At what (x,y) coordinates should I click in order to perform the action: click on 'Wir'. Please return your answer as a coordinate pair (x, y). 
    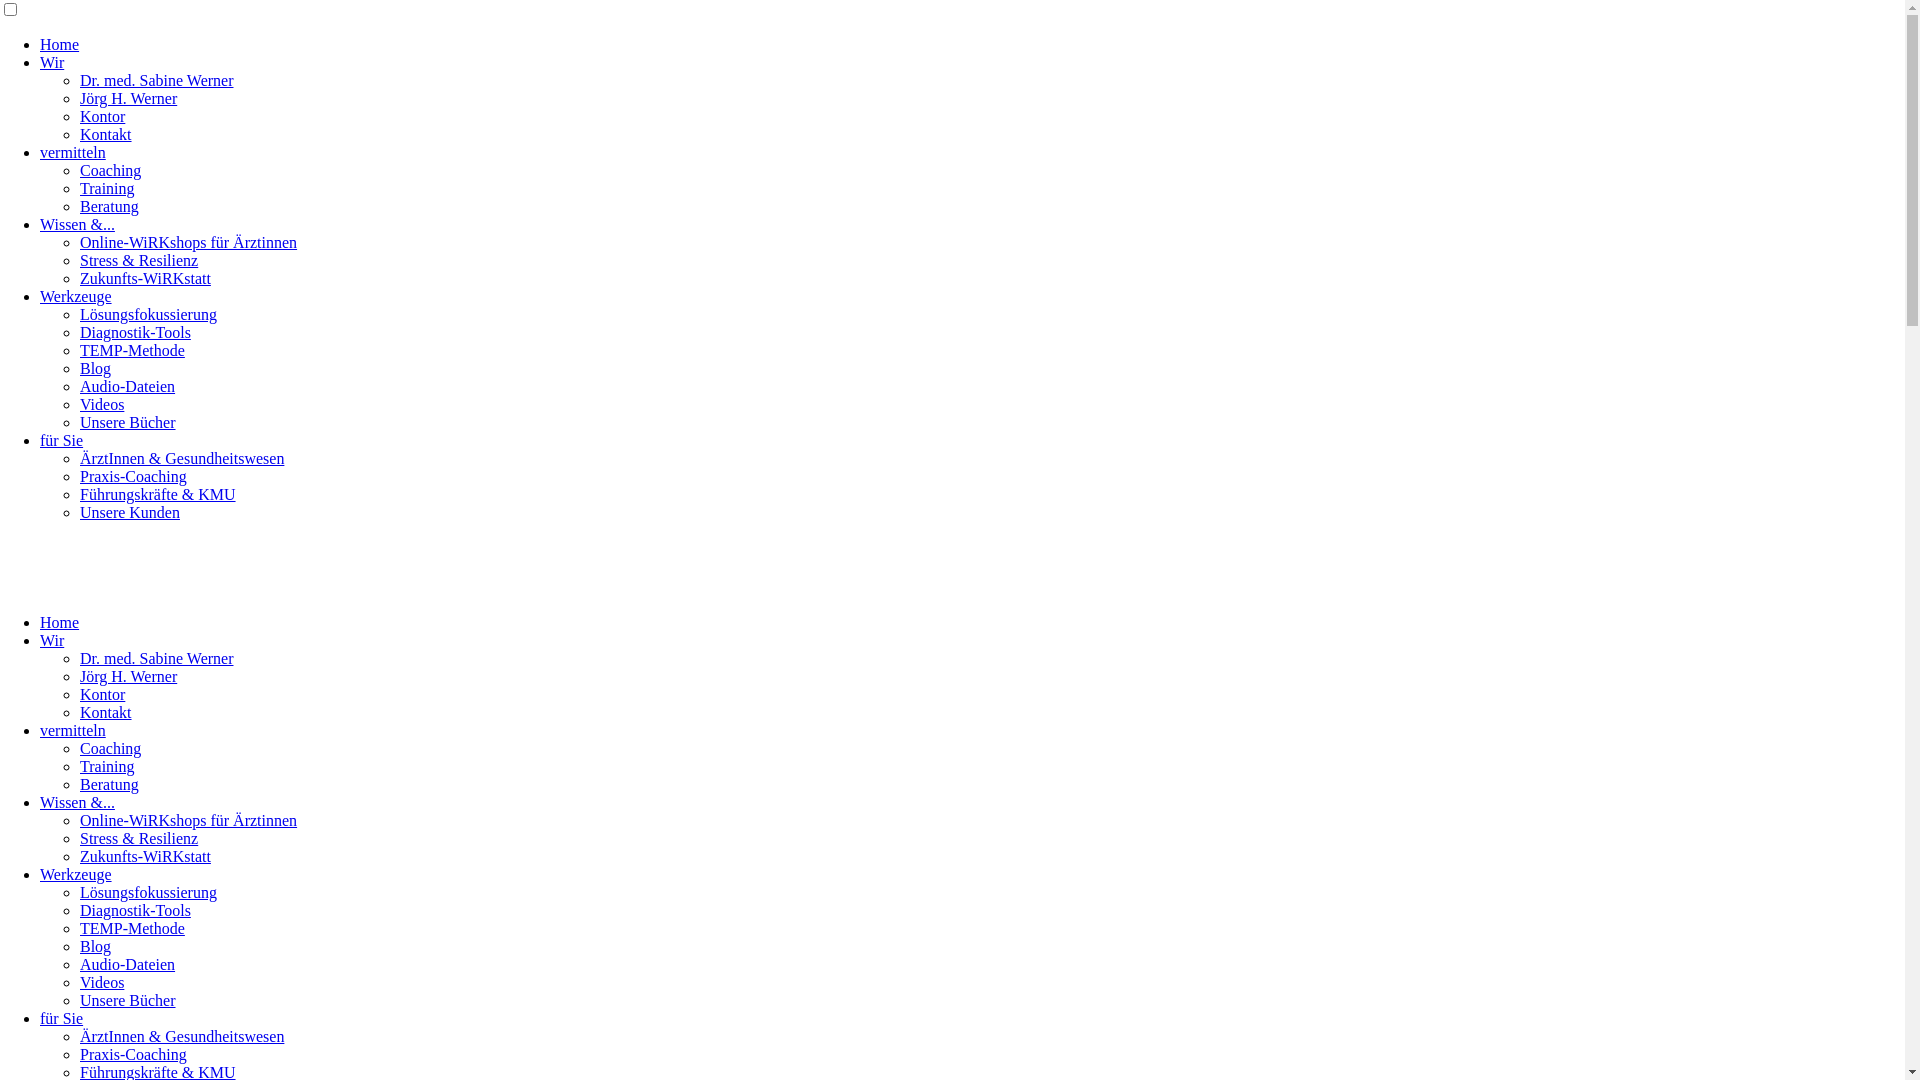
    Looking at the image, I should click on (52, 61).